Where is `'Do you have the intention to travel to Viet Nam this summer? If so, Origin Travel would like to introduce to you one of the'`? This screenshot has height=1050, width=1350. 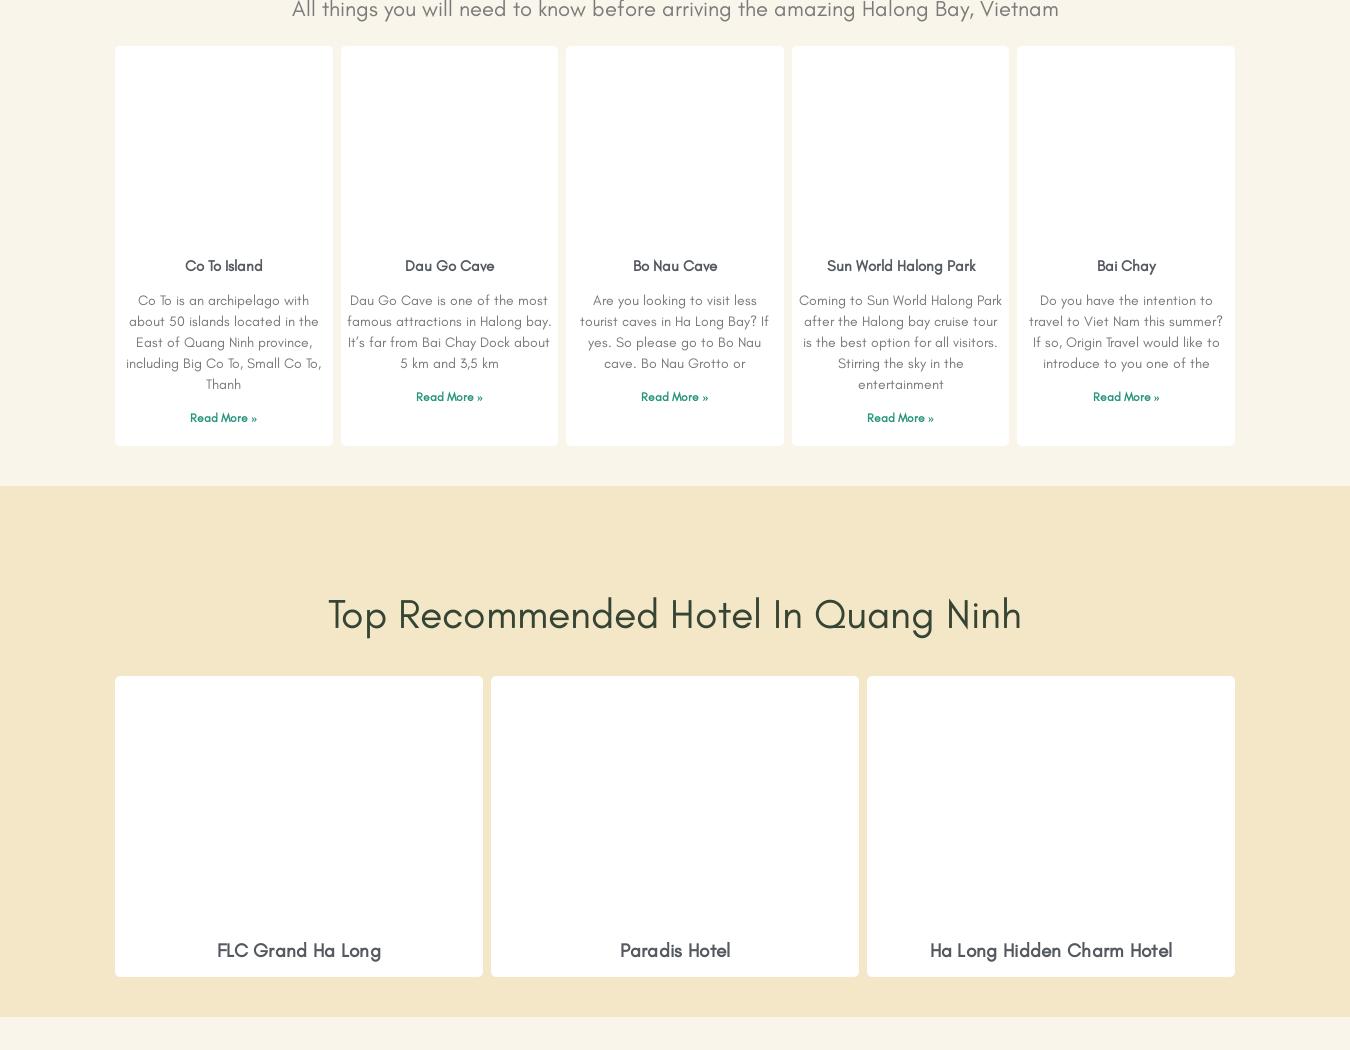 'Do you have the intention to travel to Viet Nam this summer? If so, Origin Travel would like to introduce to you one of the' is located at coordinates (1125, 330).